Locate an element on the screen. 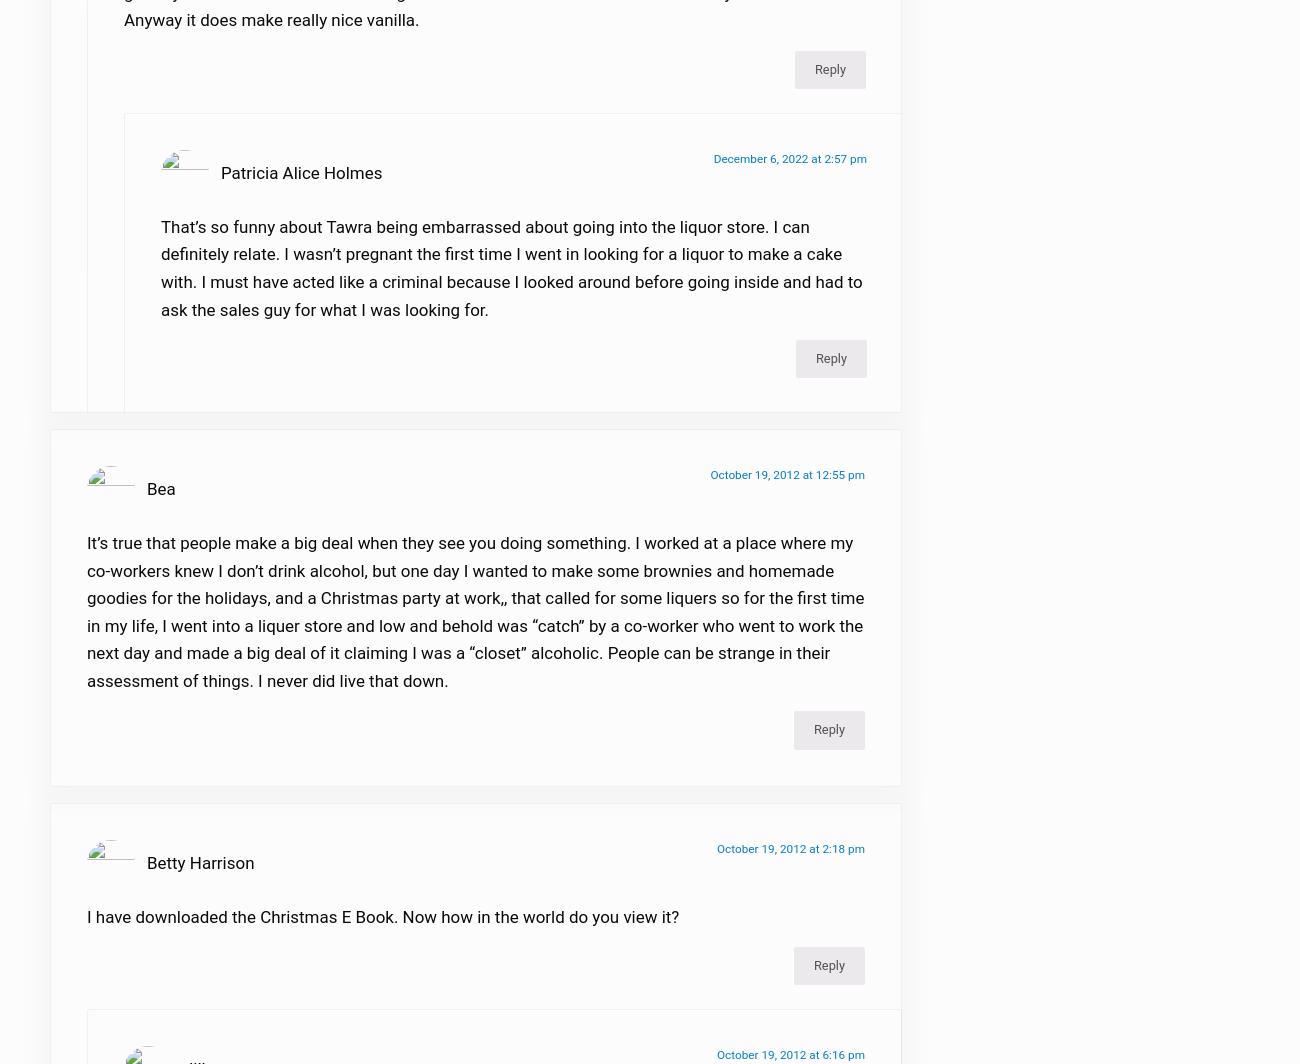 This screenshot has height=1064, width=1300. 'December 6, 2022 at 2:57 pm' is located at coordinates (789, 170).